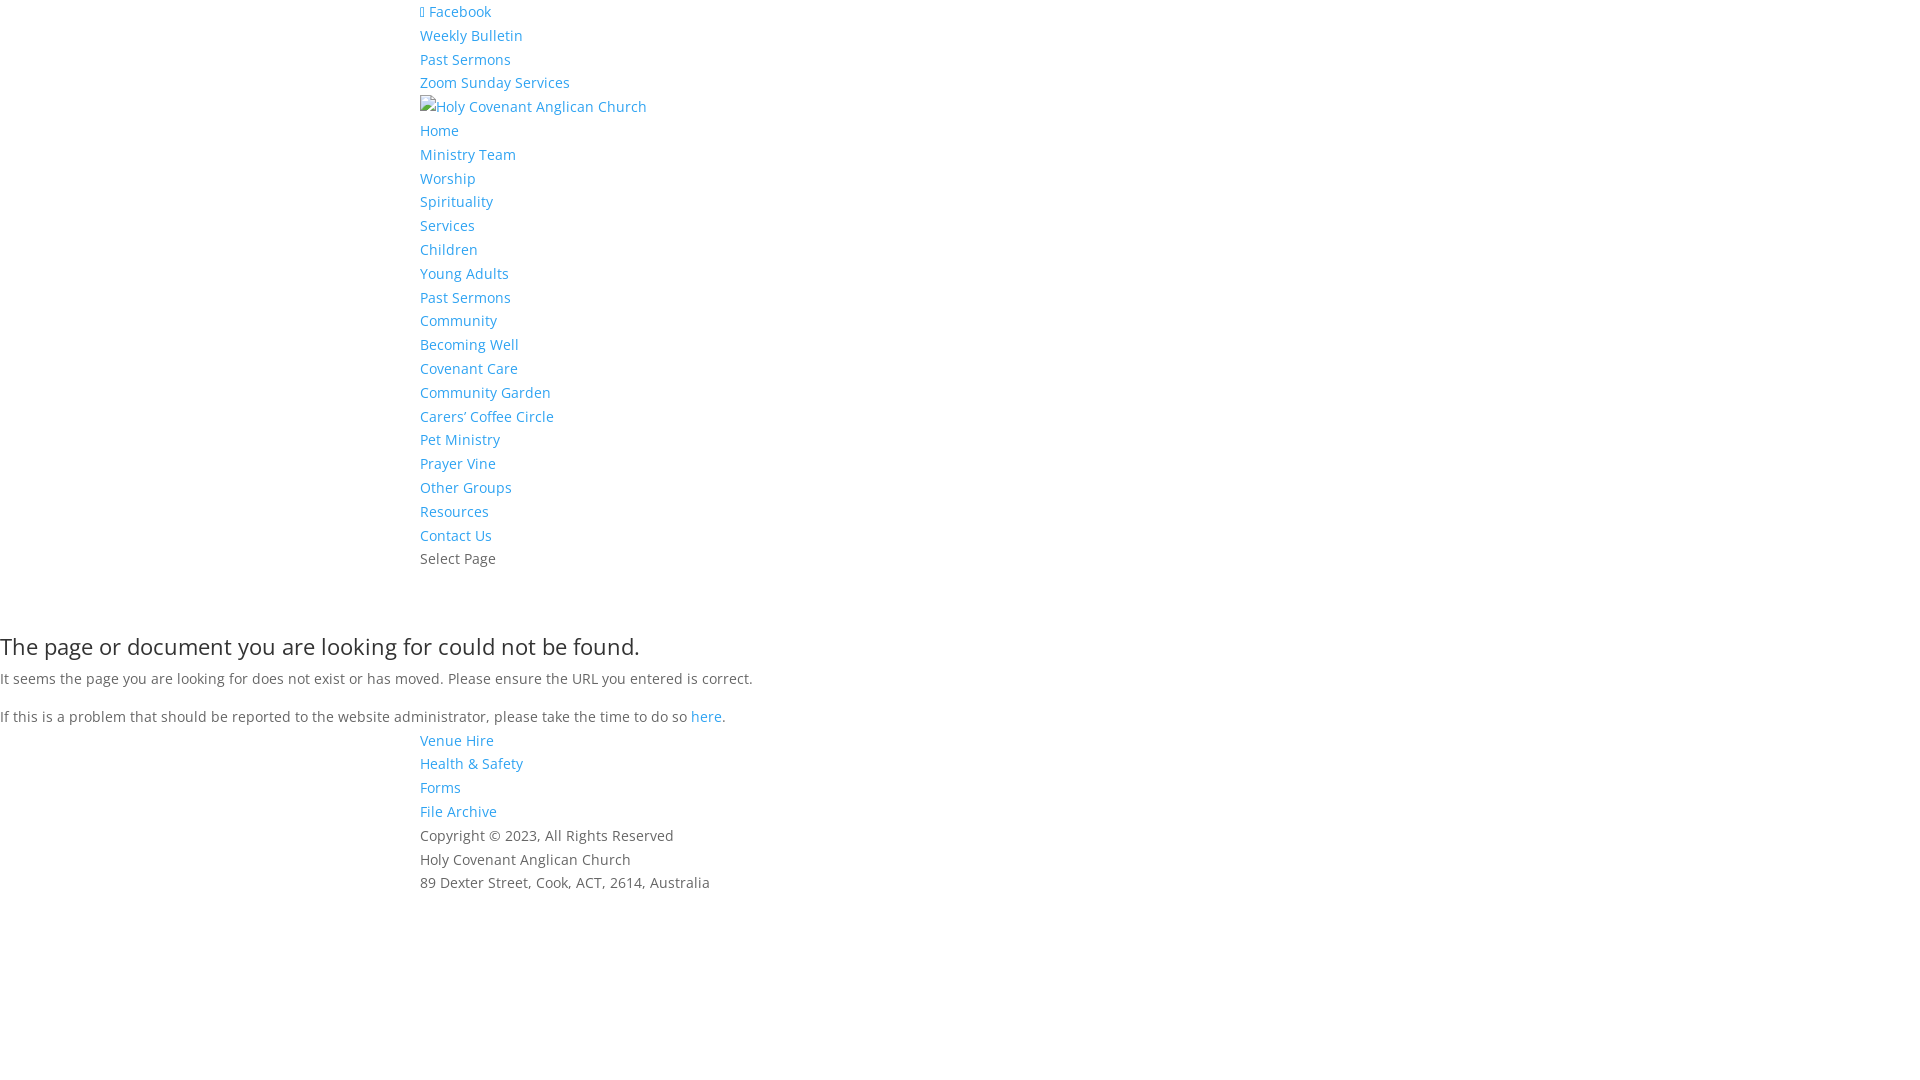 This screenshot has width=1920, height=1080. I want to click on 'Facebook', so click(419, 11).